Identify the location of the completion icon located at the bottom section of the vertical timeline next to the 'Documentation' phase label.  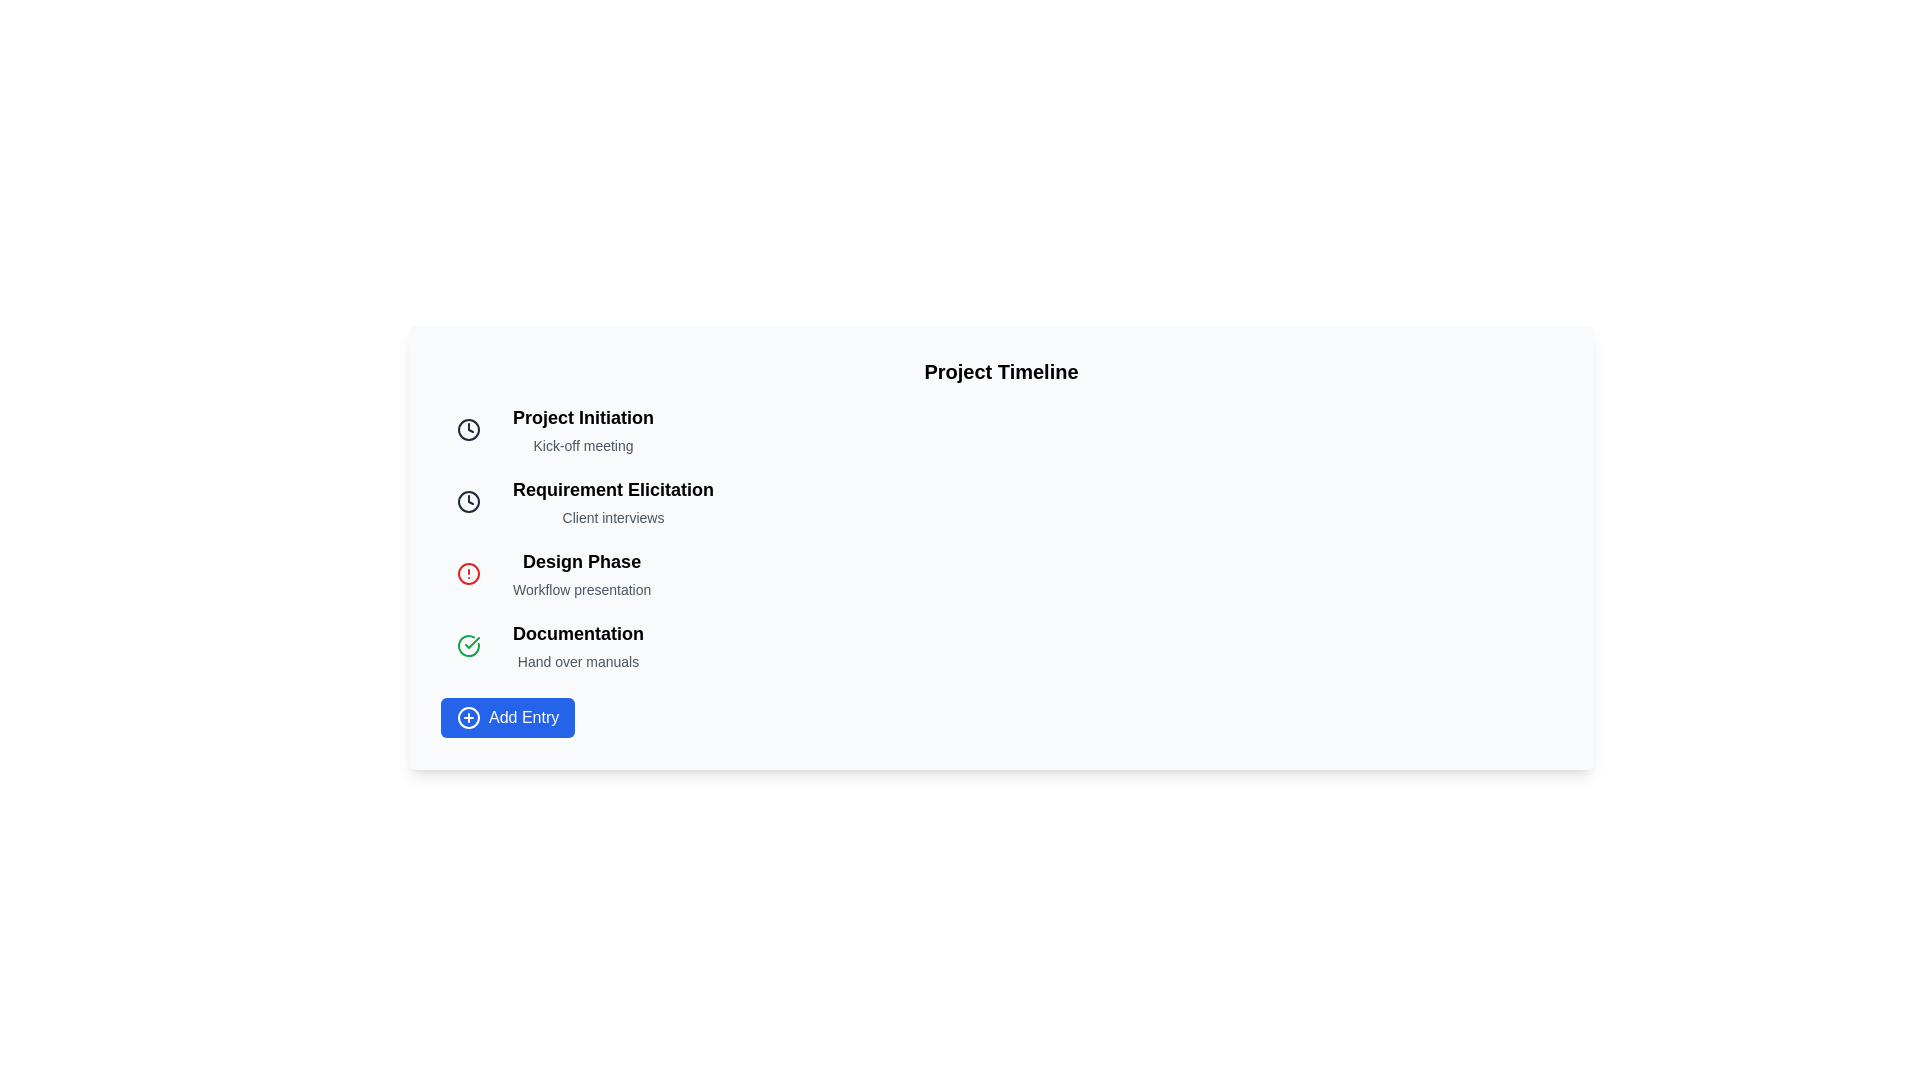
(471, 643).